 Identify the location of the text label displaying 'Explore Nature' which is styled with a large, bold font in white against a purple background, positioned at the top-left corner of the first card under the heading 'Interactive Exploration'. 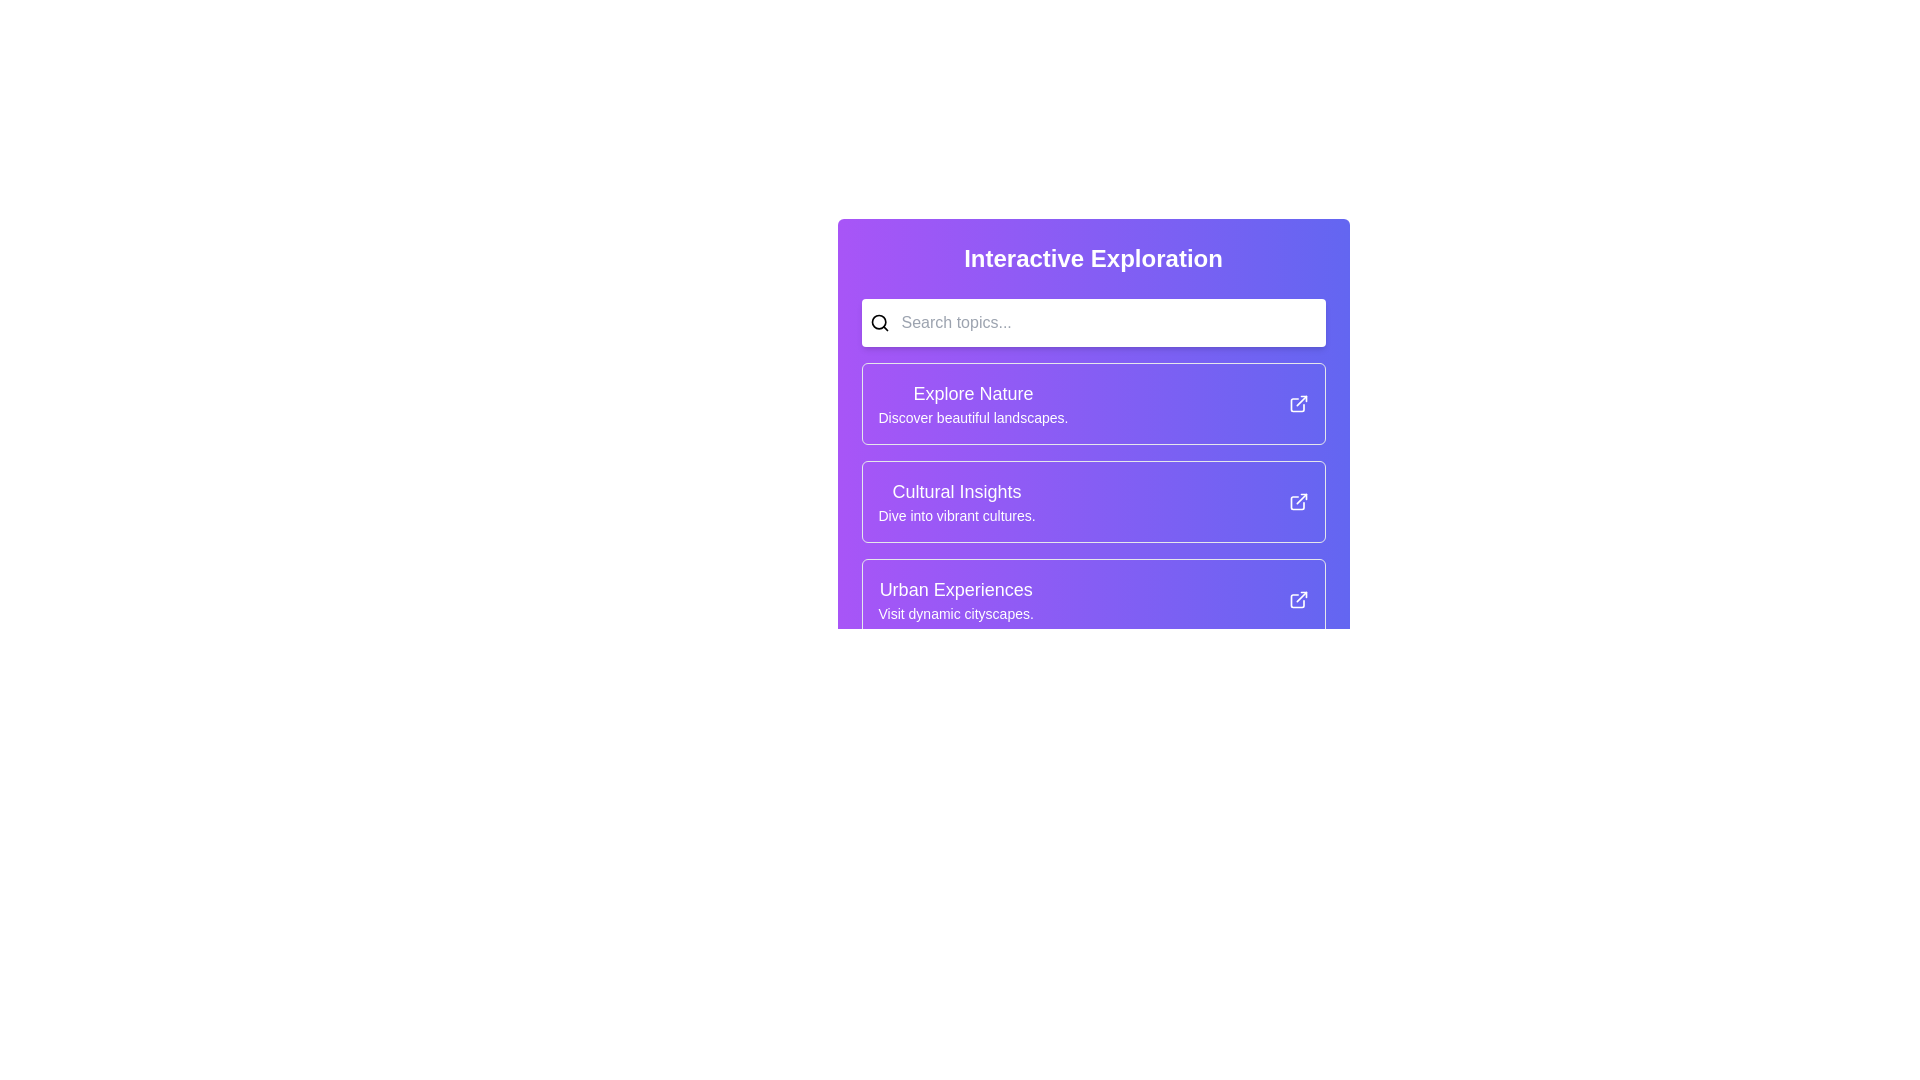
(973, 393).